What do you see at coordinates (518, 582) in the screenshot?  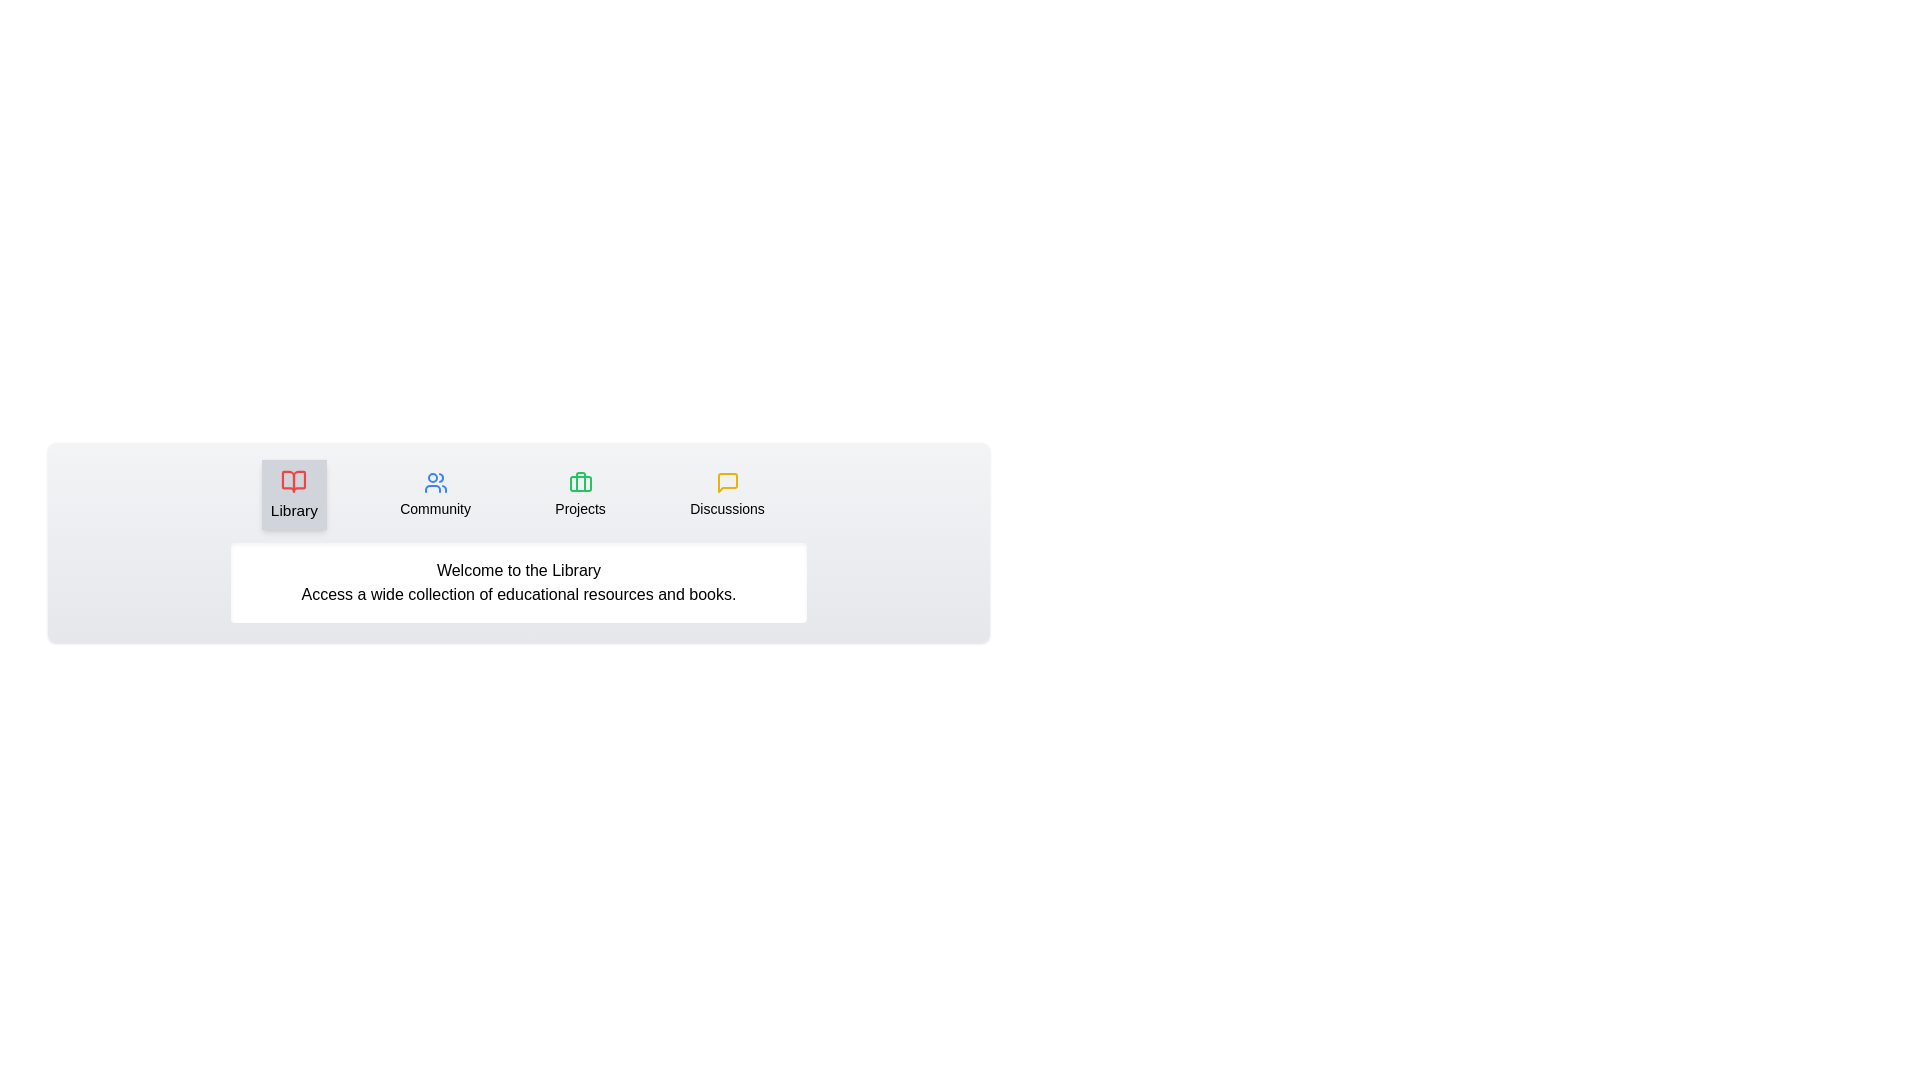 I see `informative header text block located in the middle section of the card, which provides a welcoming message and a brief description of available resources` at bounding box center [518, 582].